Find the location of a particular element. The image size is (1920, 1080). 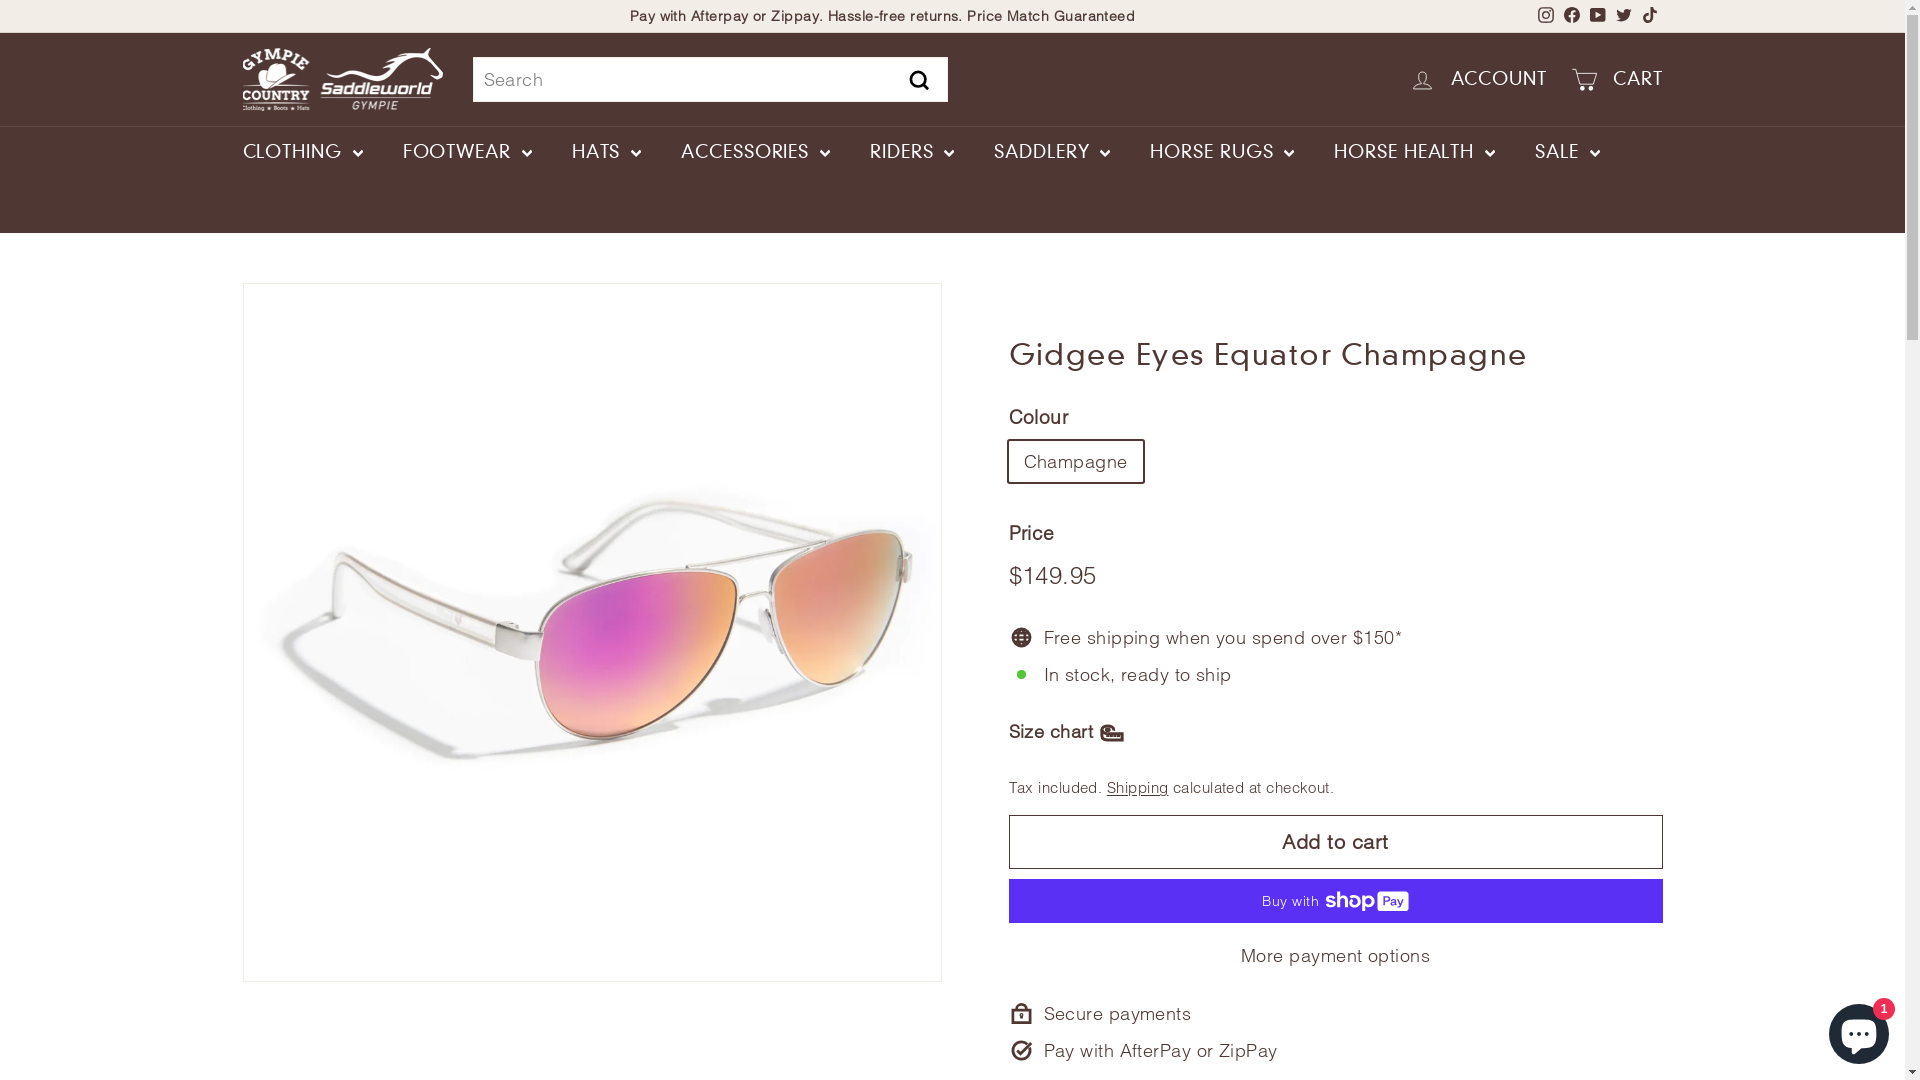

'Facebook' is located at coordinates (1569, 16).